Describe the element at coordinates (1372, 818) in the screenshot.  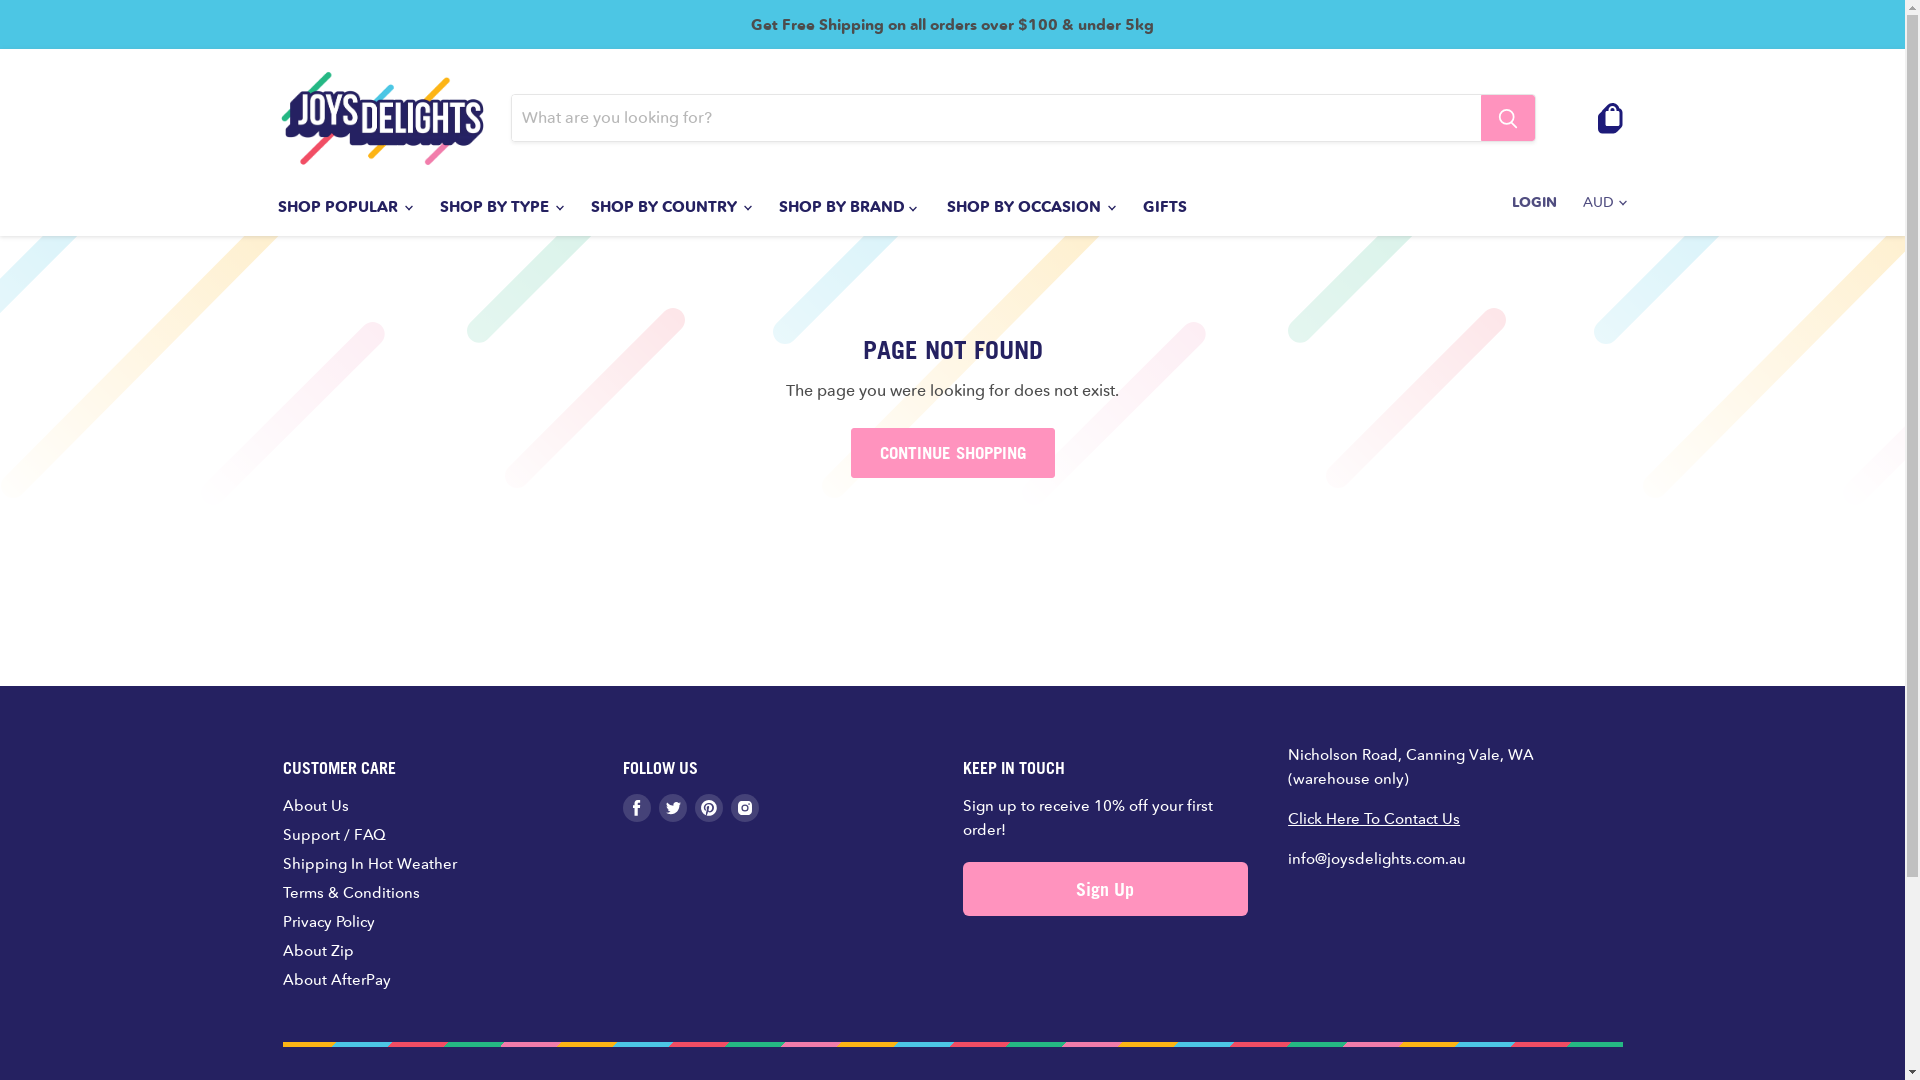
I see `'Click Here To Contact Us'` at that location.